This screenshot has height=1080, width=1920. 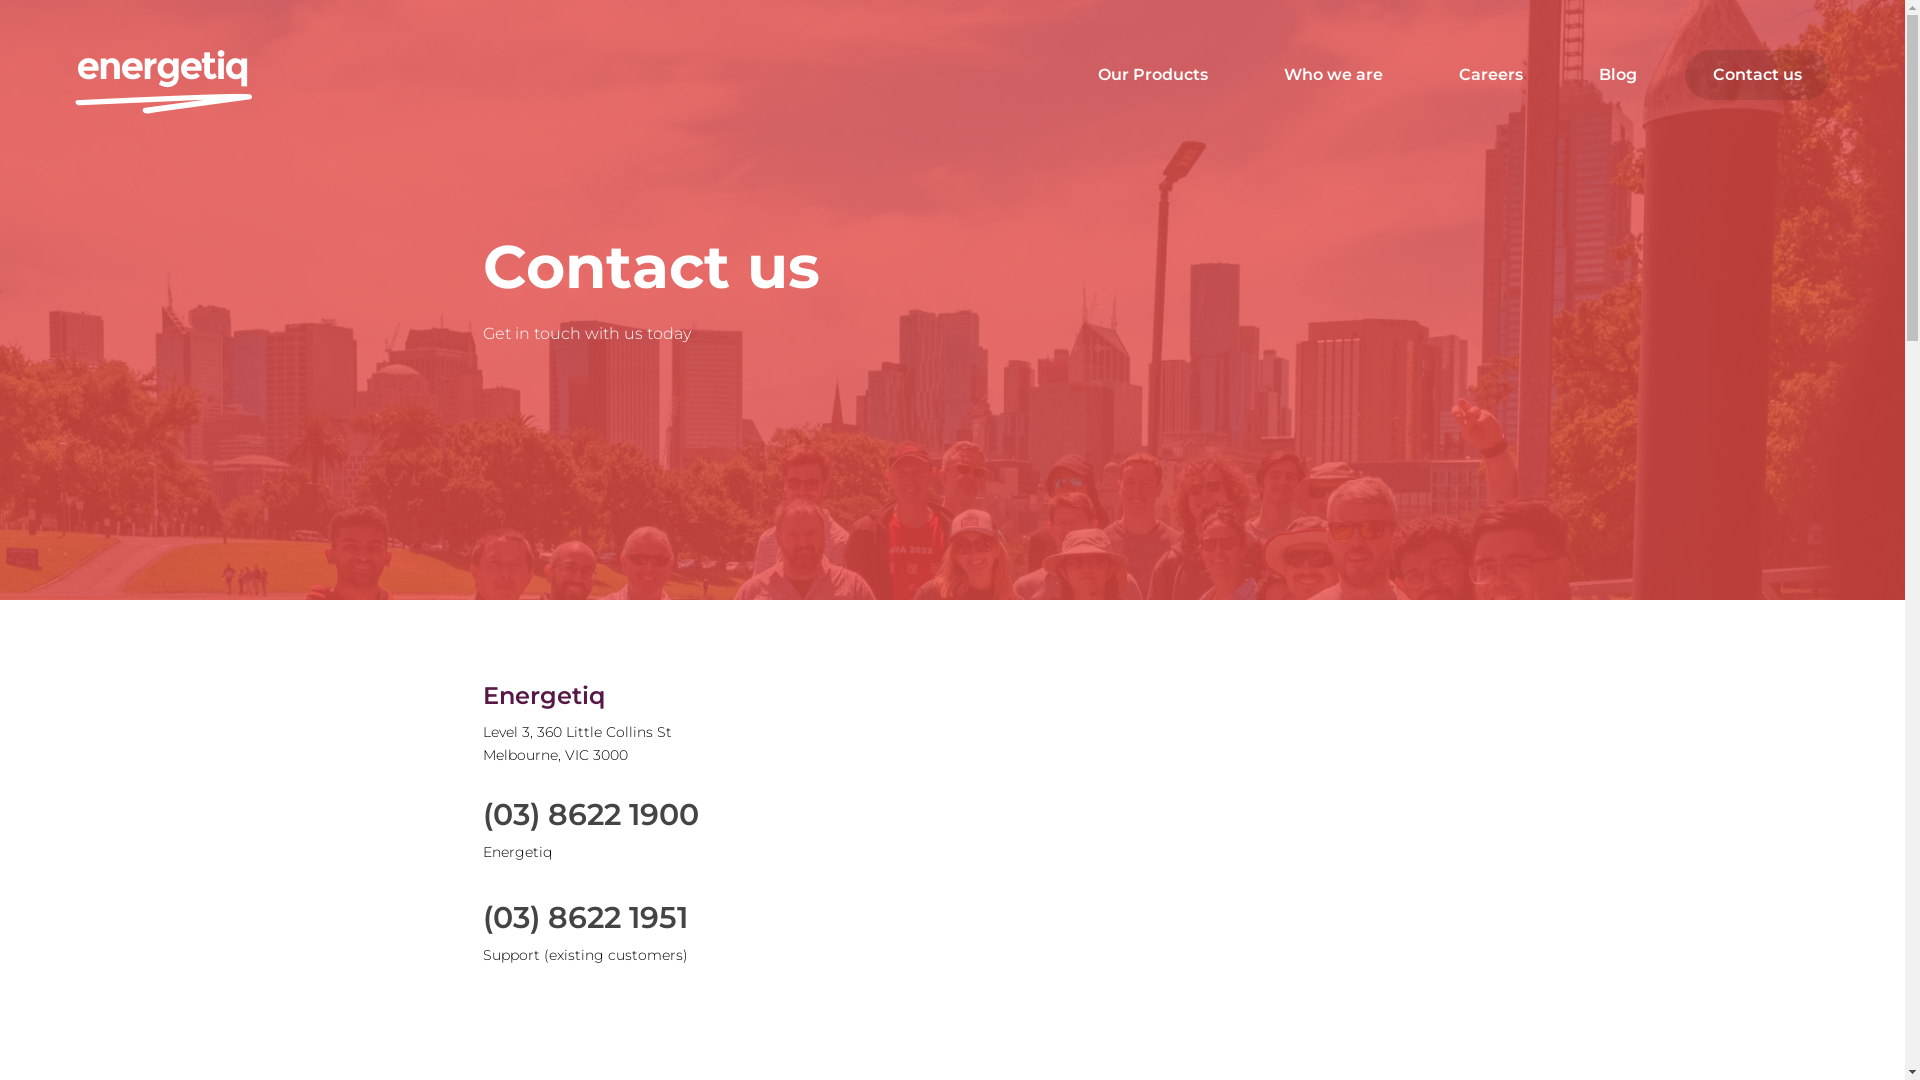 What do you see at coordinates (1756, 73) in the screenshot?
I see `'Contact us'` at bounding box center [1756, 73].